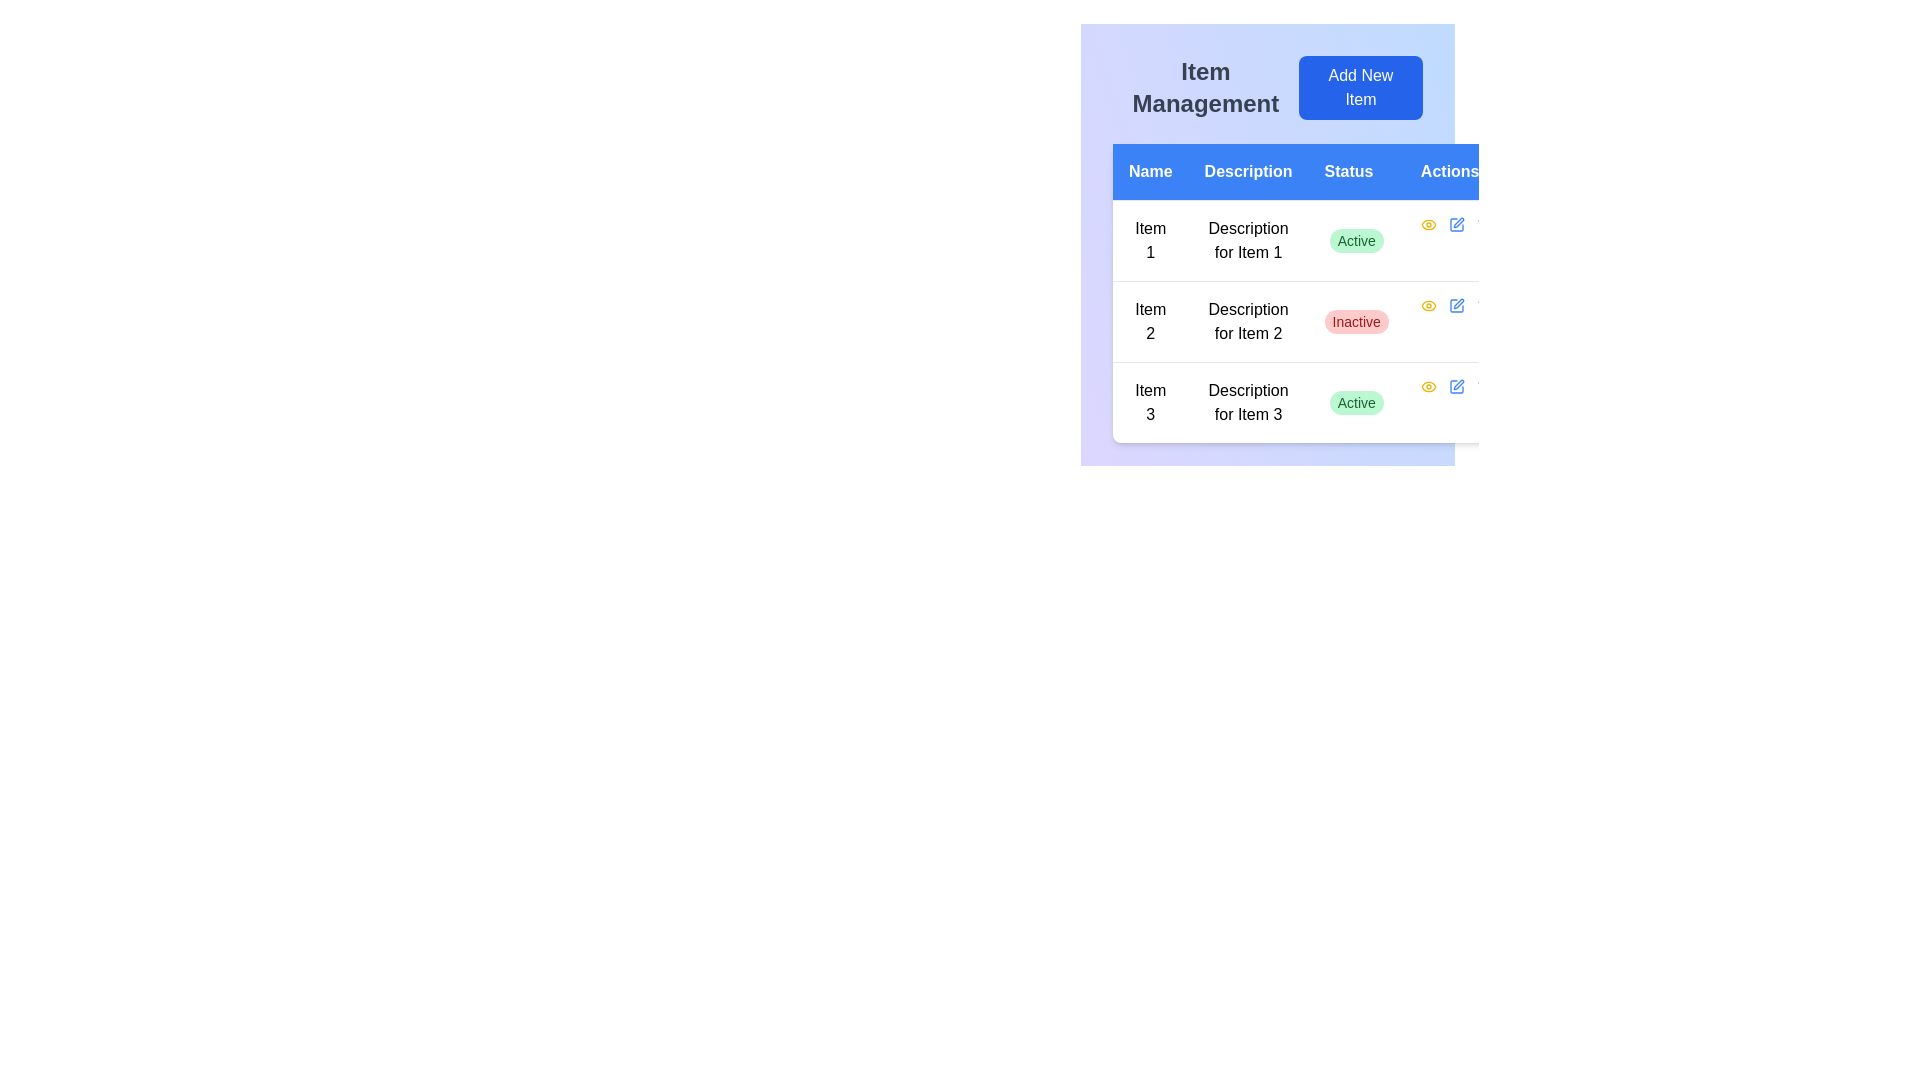 This screenshot has width=1920, height=1080. I want to click on the static text label displaying 'Description for Item 2', which is positioned in the second row of a table under the 'Description' column, between 'Item 2' and the 'Inactive' status indicator, so click(1247, 320).